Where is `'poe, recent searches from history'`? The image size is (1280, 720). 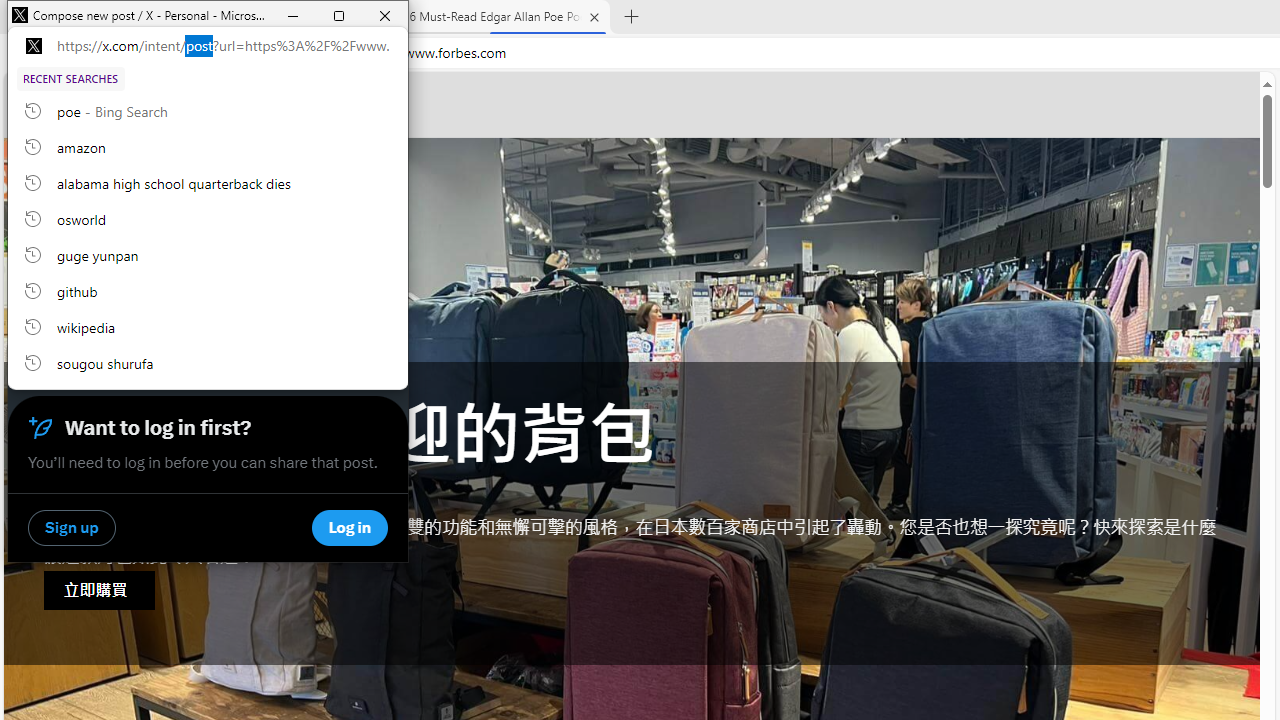 'poe, recent searches from history' is located at coordinates (208, 110).